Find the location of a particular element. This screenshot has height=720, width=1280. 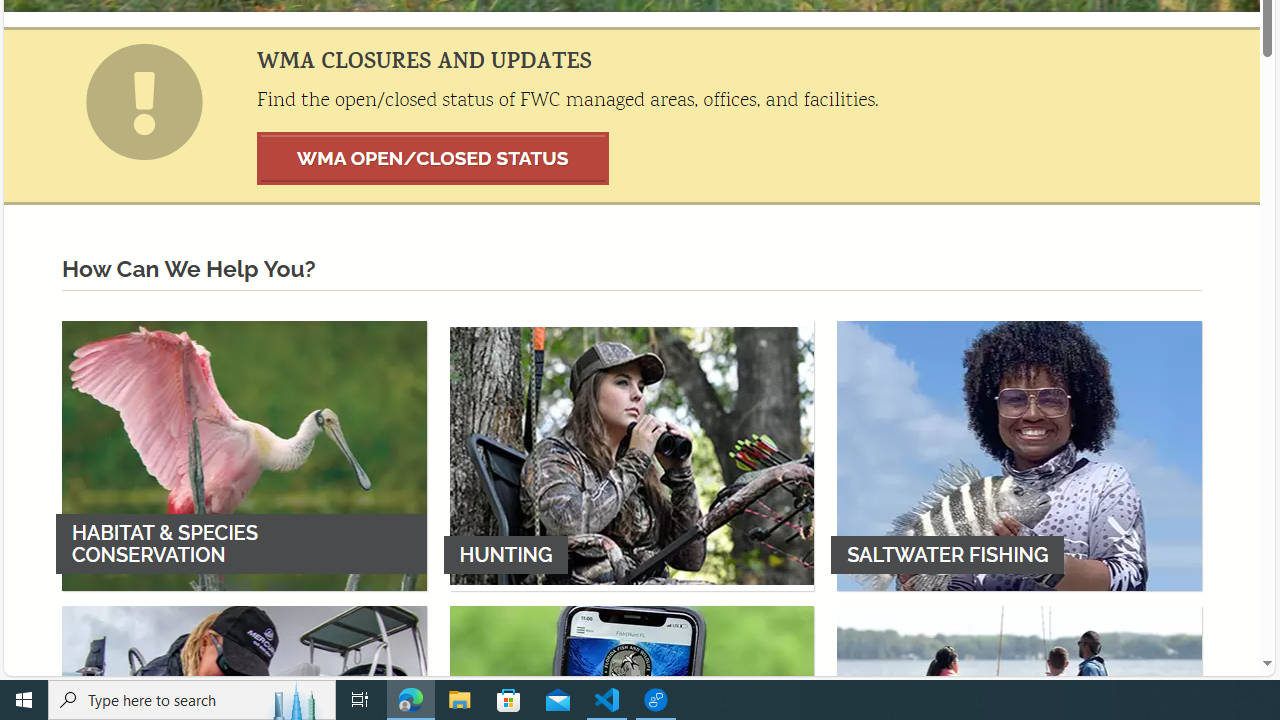

'HABITAT & SPECIES CONSERVATION' is located at coordinates (243, 455).